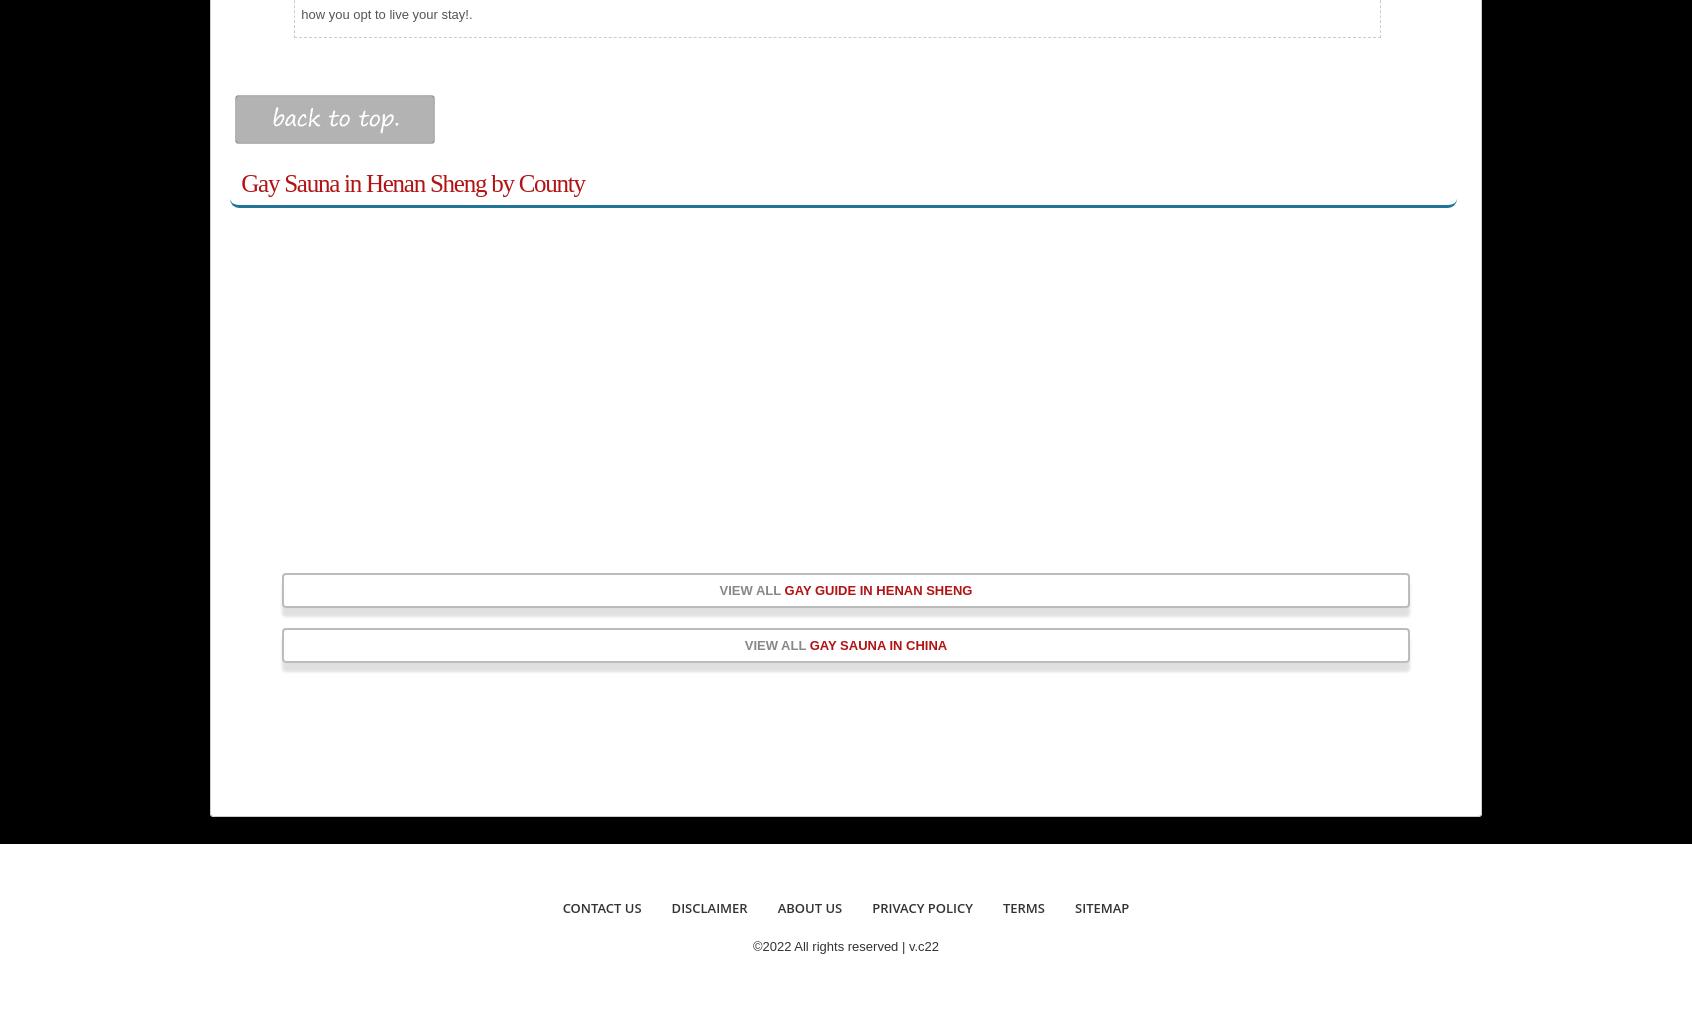 The width and height of the screenshot is (1692, 1010). What do you see at coordinates (876, 644) in the screenshot?
I see `'Gay Sauna in China'` at bounding box center [876, 644].